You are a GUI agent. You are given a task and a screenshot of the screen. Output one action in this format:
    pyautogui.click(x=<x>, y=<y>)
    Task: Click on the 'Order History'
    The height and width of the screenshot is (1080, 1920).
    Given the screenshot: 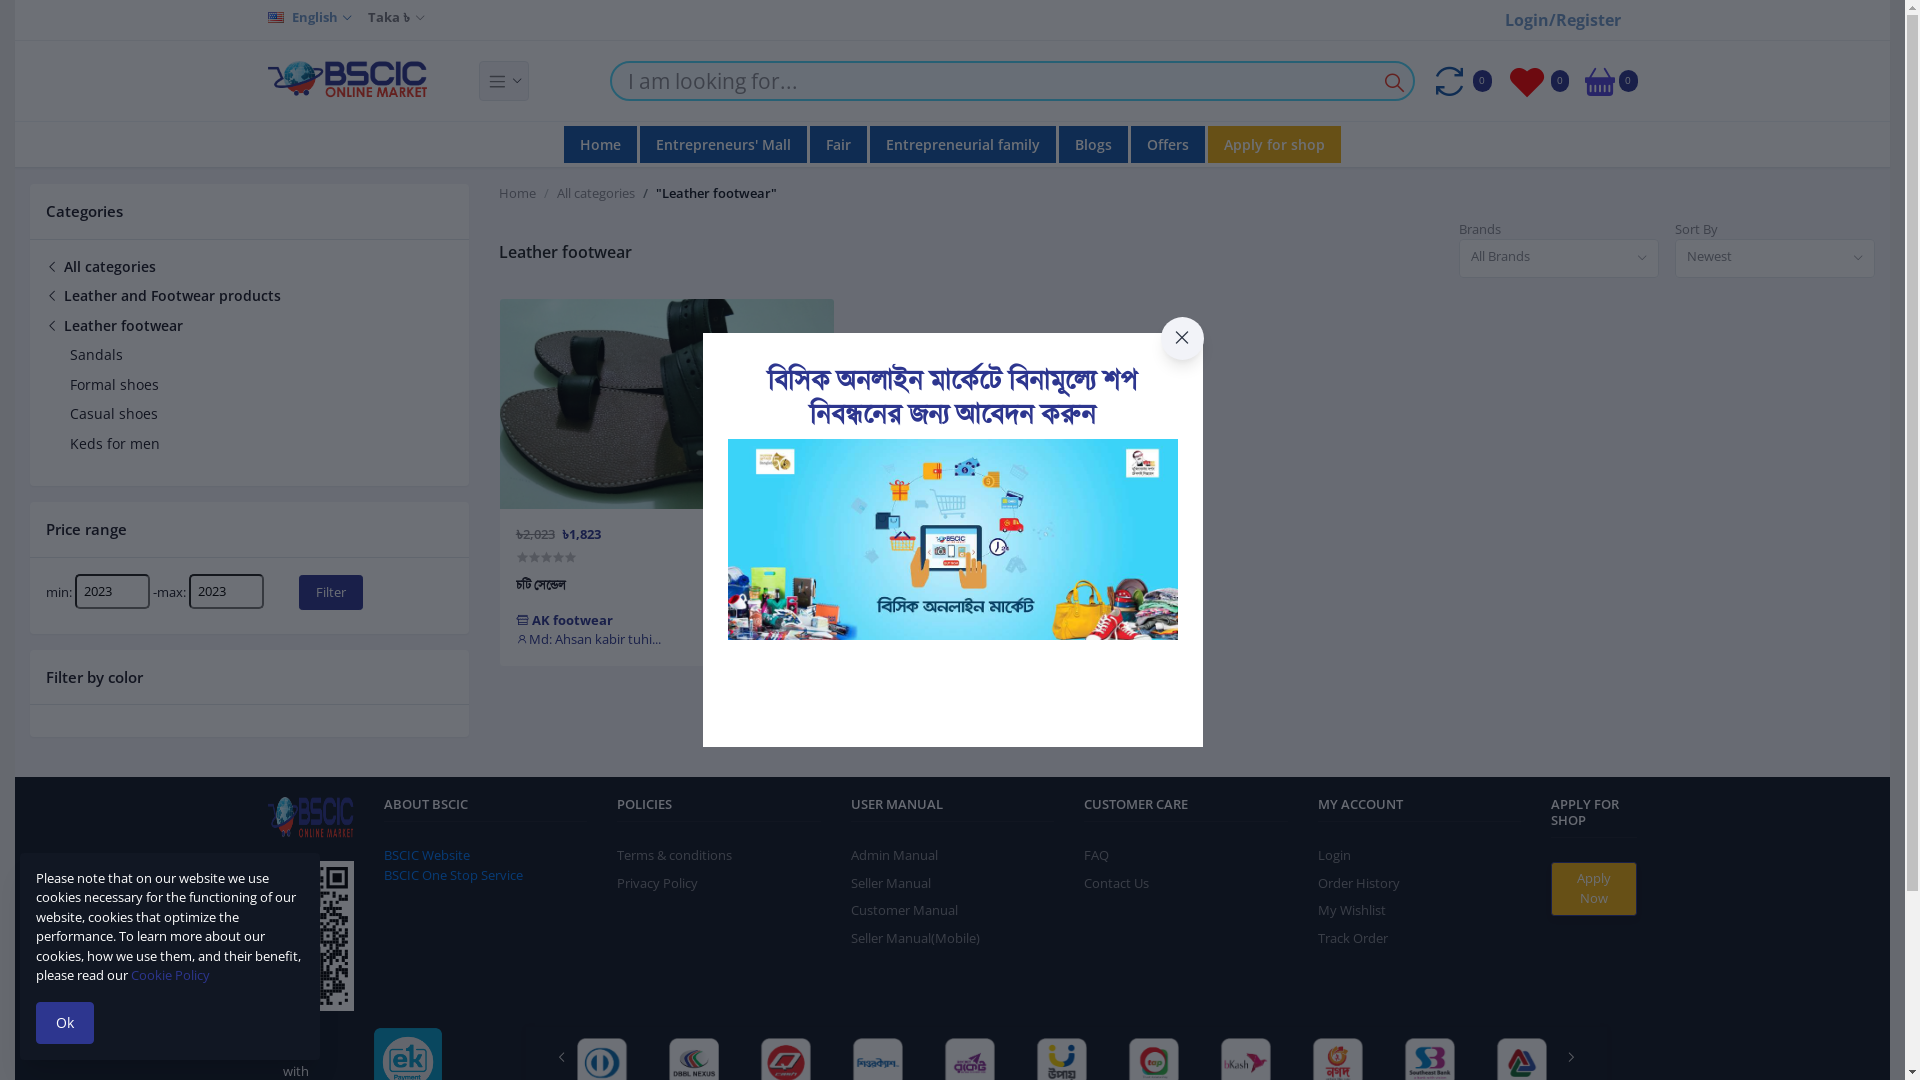 What is the action you would take?
    pyautogui.click(x=1358, y=882)
    